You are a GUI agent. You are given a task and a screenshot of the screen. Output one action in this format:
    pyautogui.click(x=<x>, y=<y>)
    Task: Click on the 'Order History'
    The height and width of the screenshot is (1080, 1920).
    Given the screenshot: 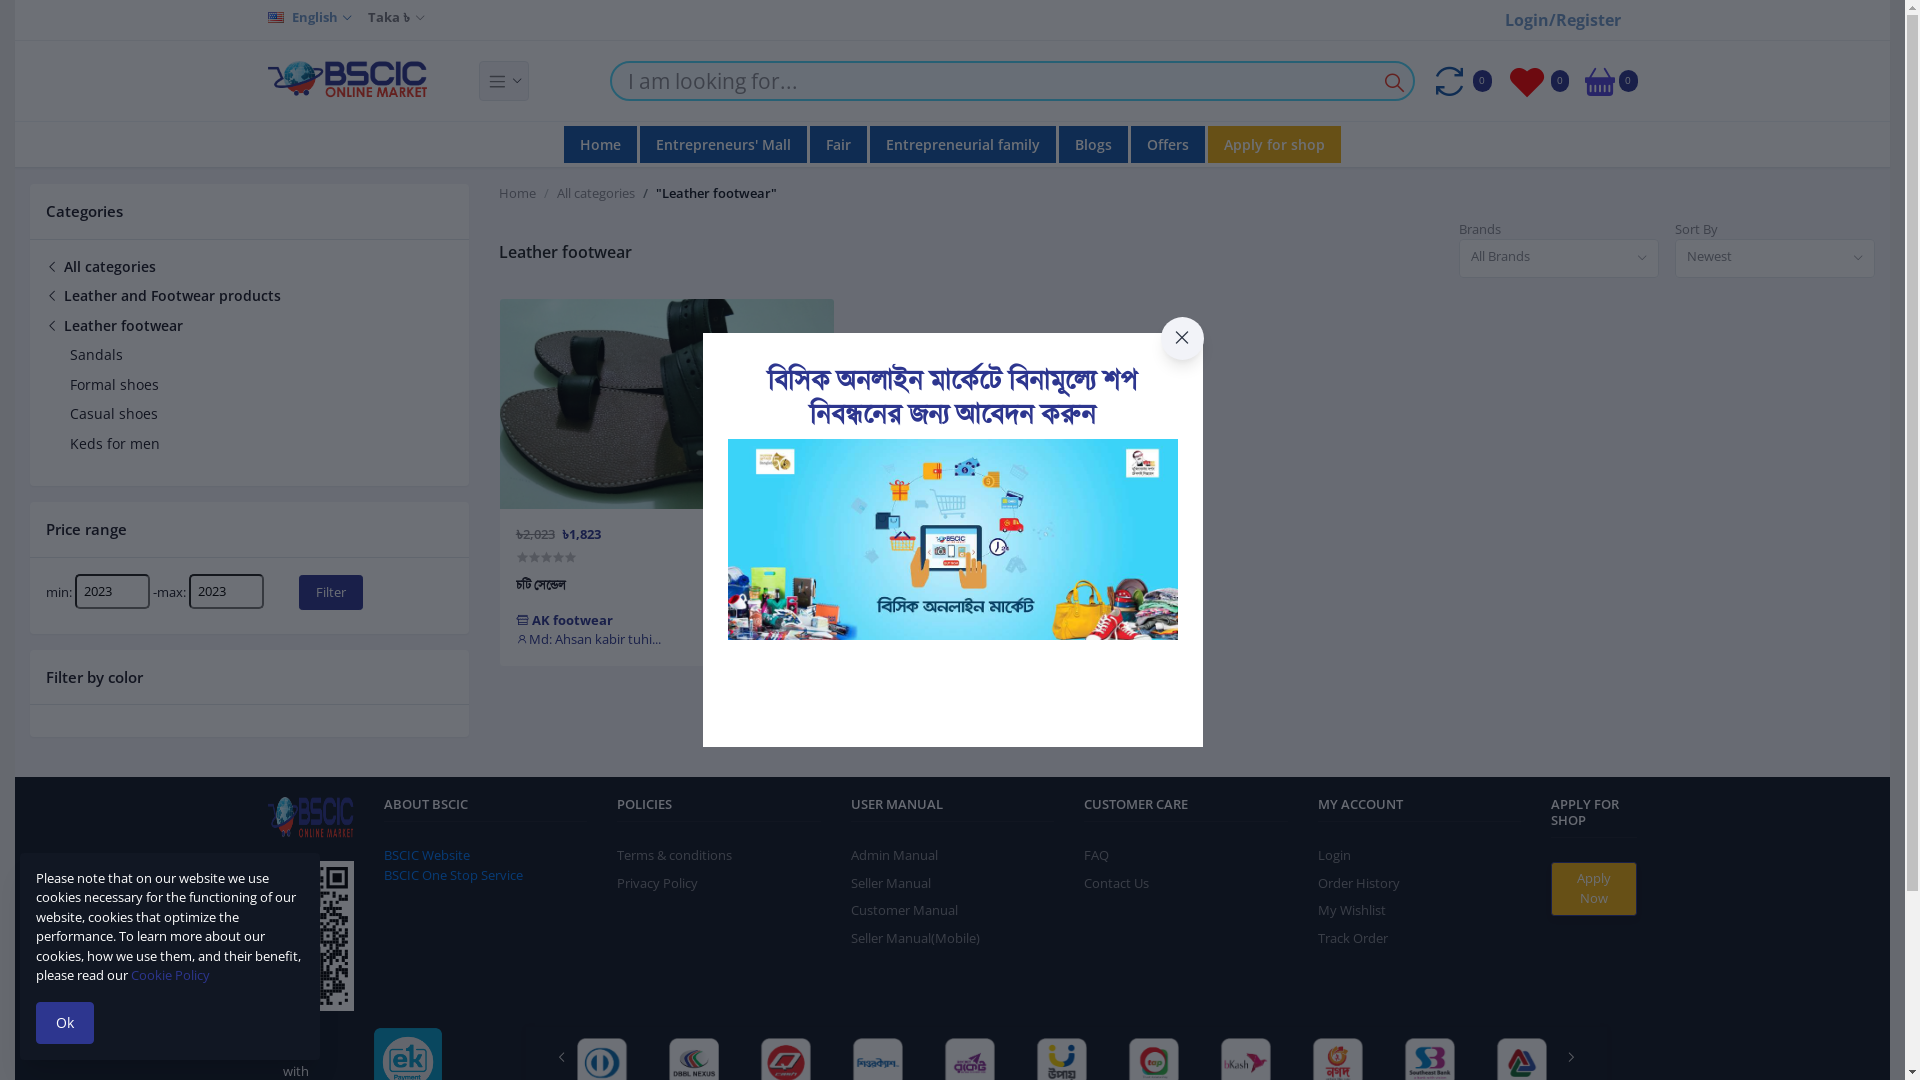 What is the action you would take?
    pyautogui.click(x=1358, y=882)
    